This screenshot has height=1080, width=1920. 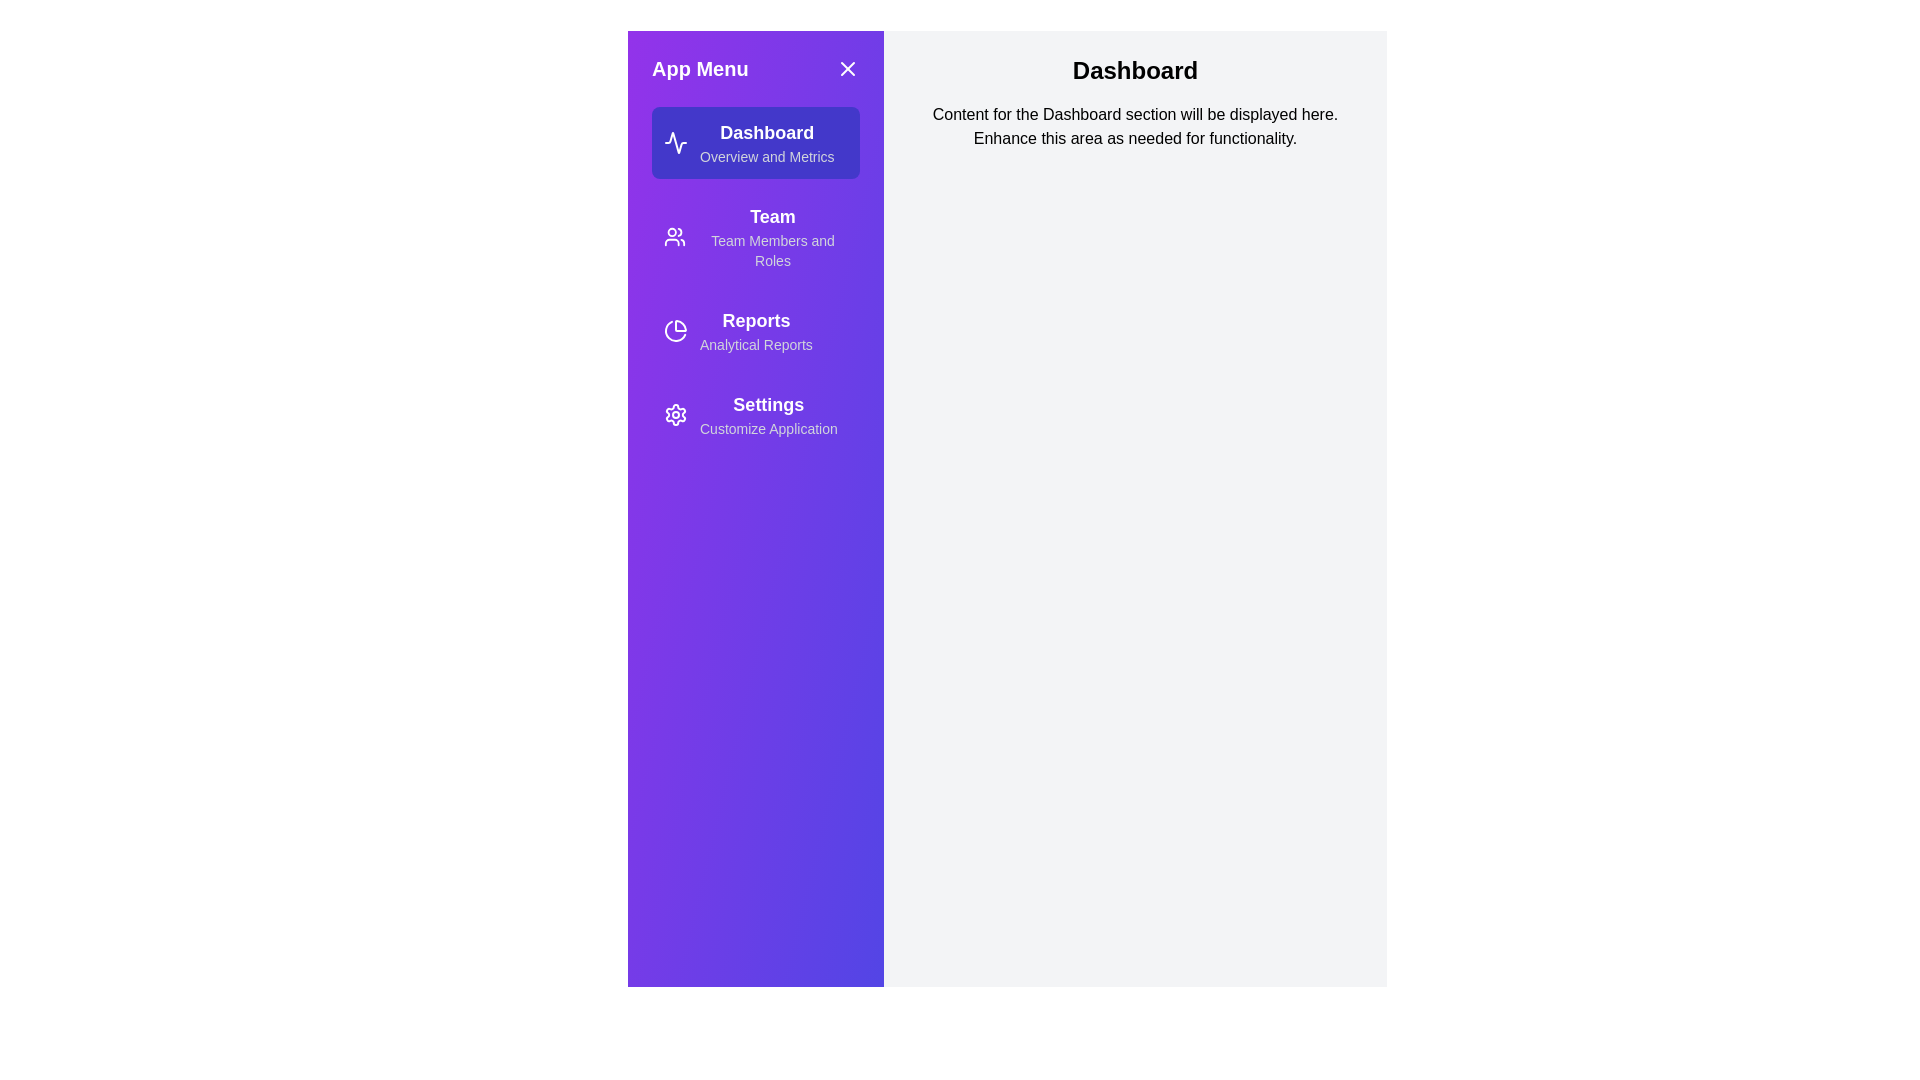 I want to click on the close button in the drawer to toggle its visibility, so click(x=848, y=68).